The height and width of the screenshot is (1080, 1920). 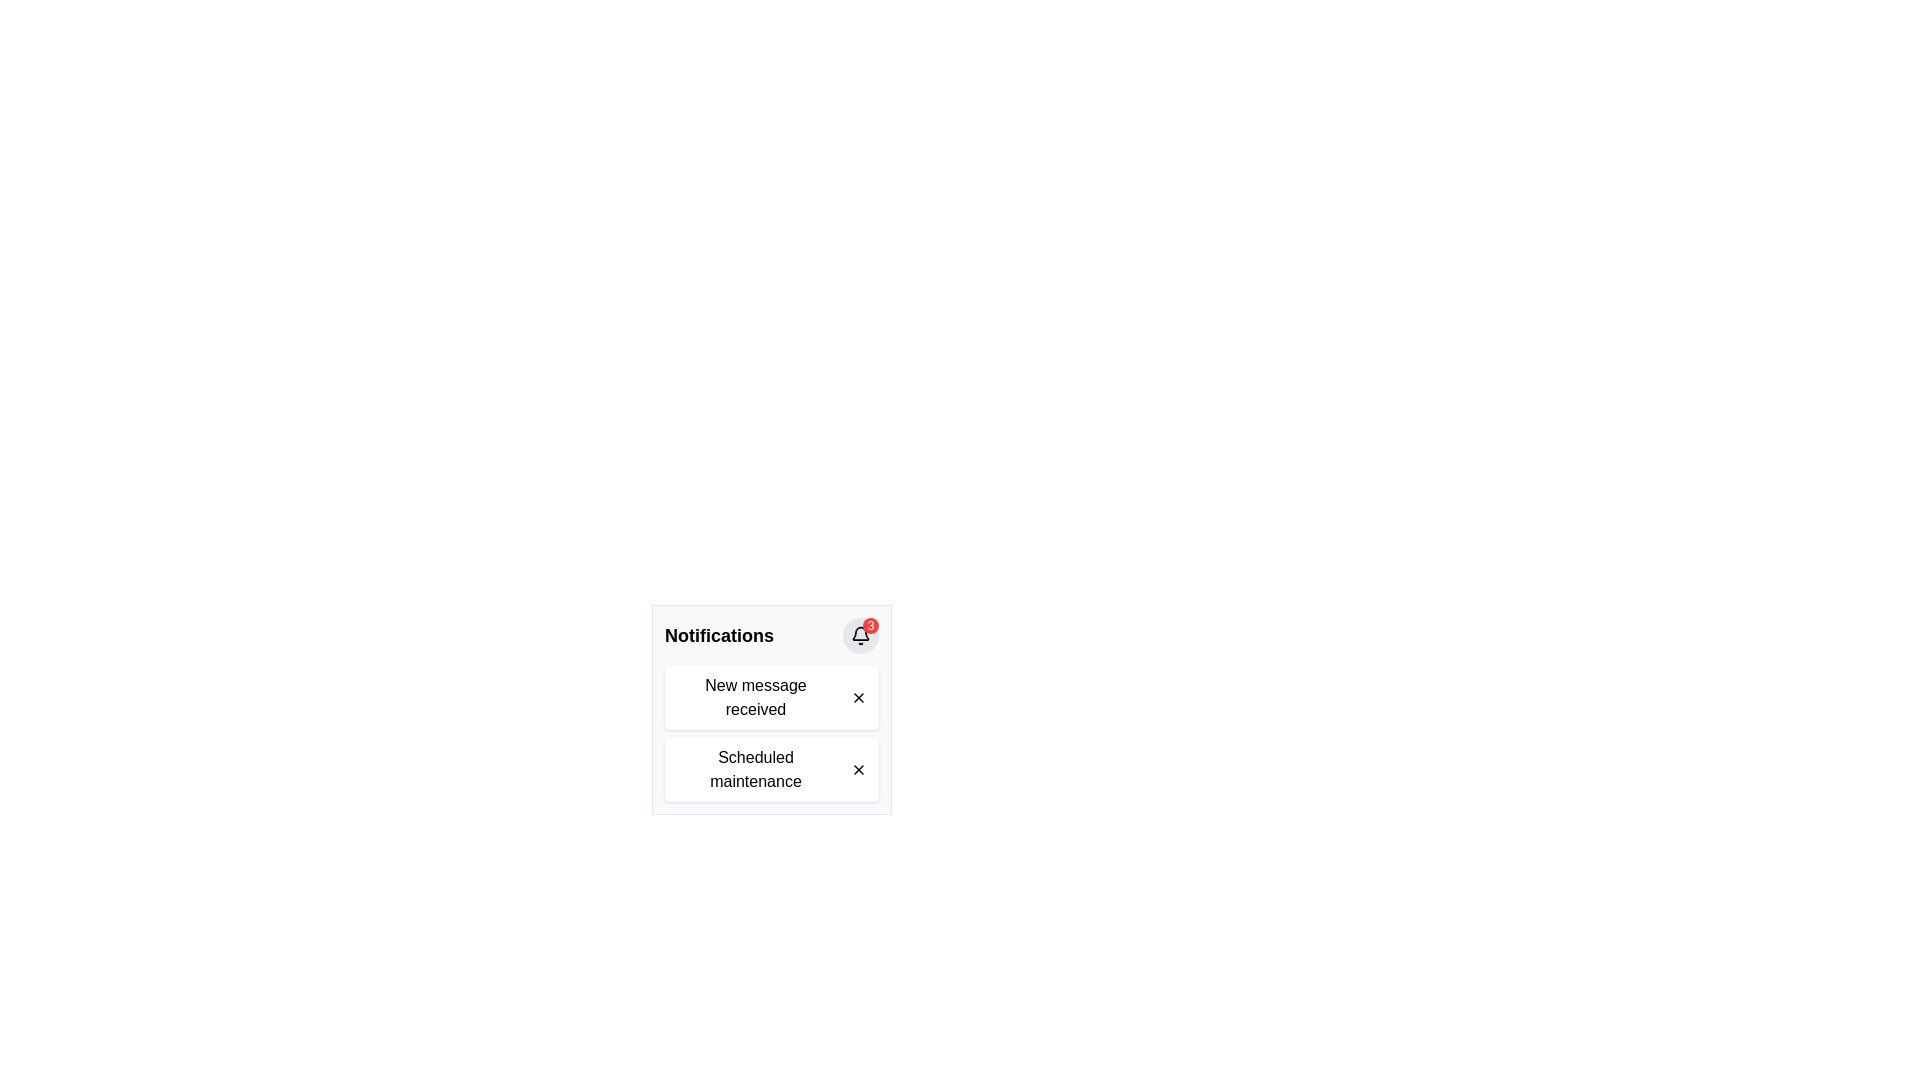 I want to click on the bell icon in the notifications panel, so click(x=860, y=636).